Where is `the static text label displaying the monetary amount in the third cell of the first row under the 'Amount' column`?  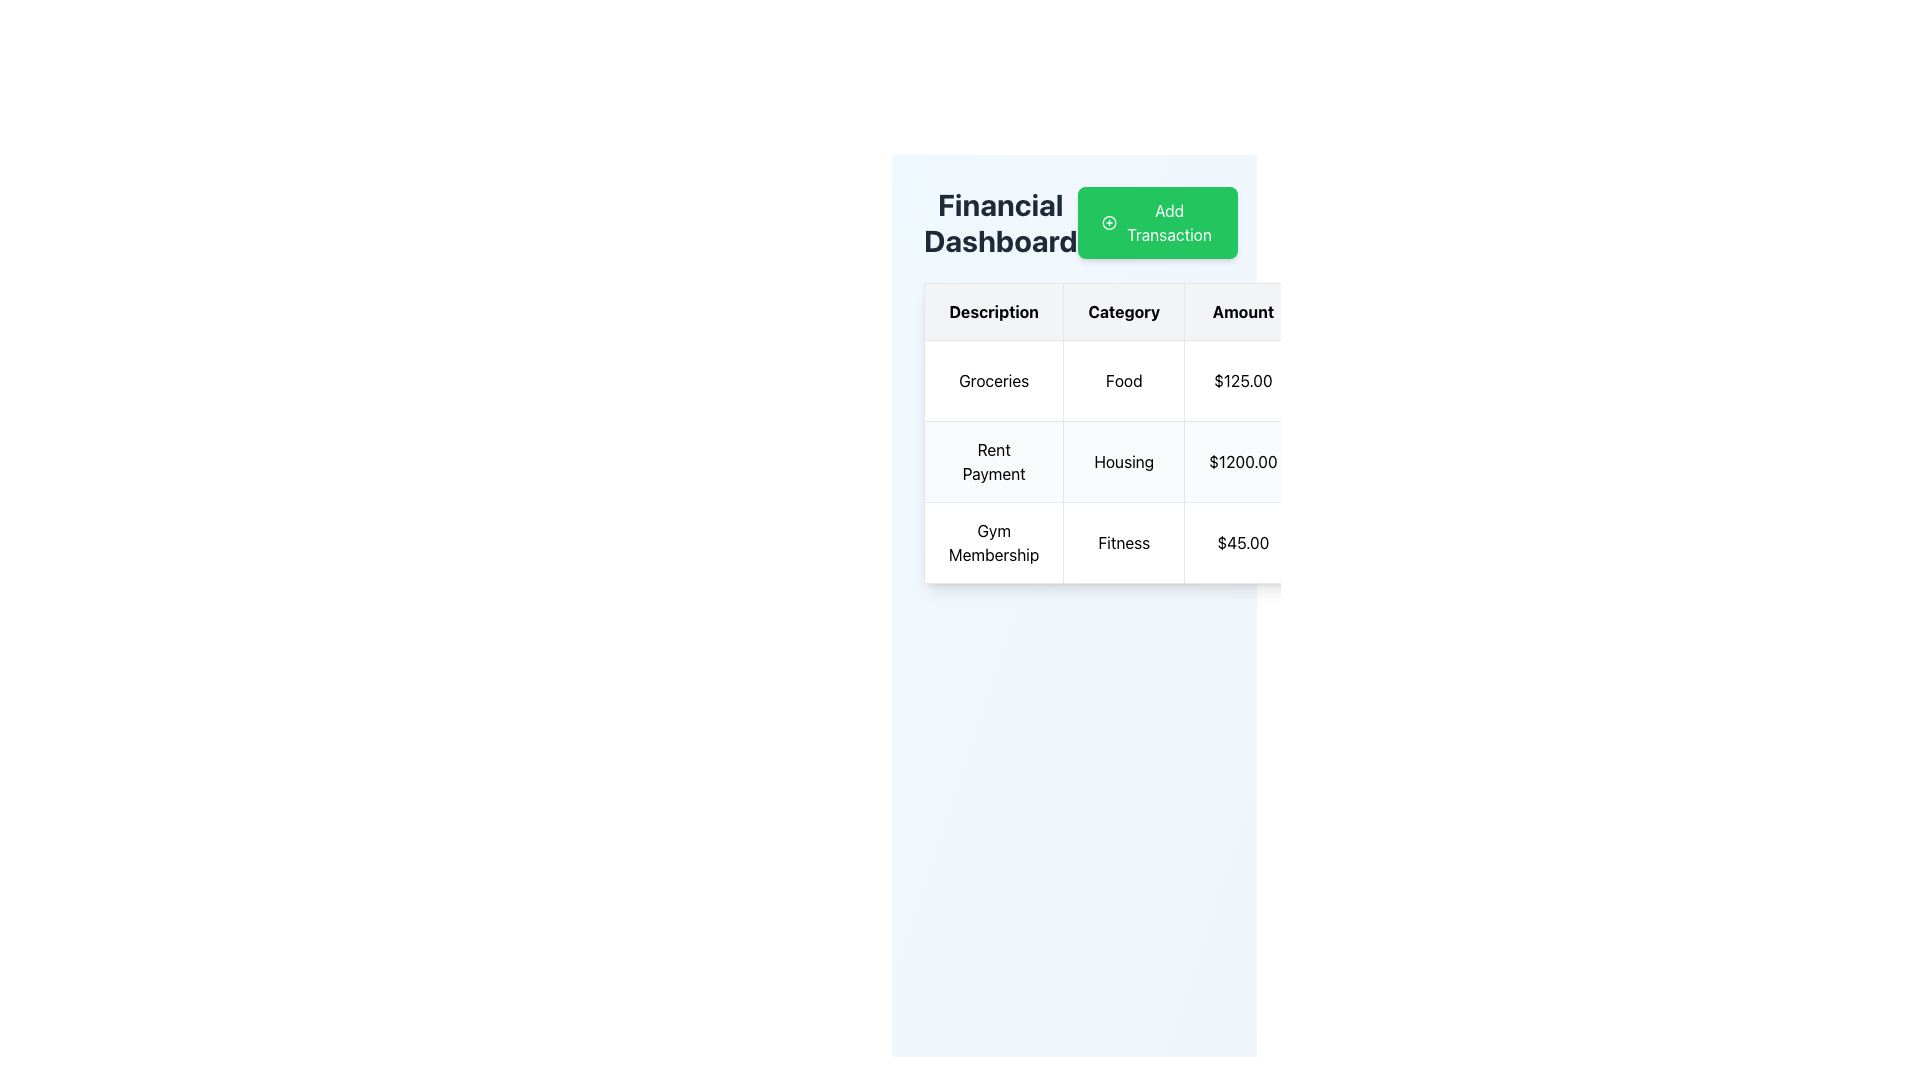
the static text label displaying the monetary amount in the third cell of the first row under the 'Amount' column is located at coordinates (1242, 381).